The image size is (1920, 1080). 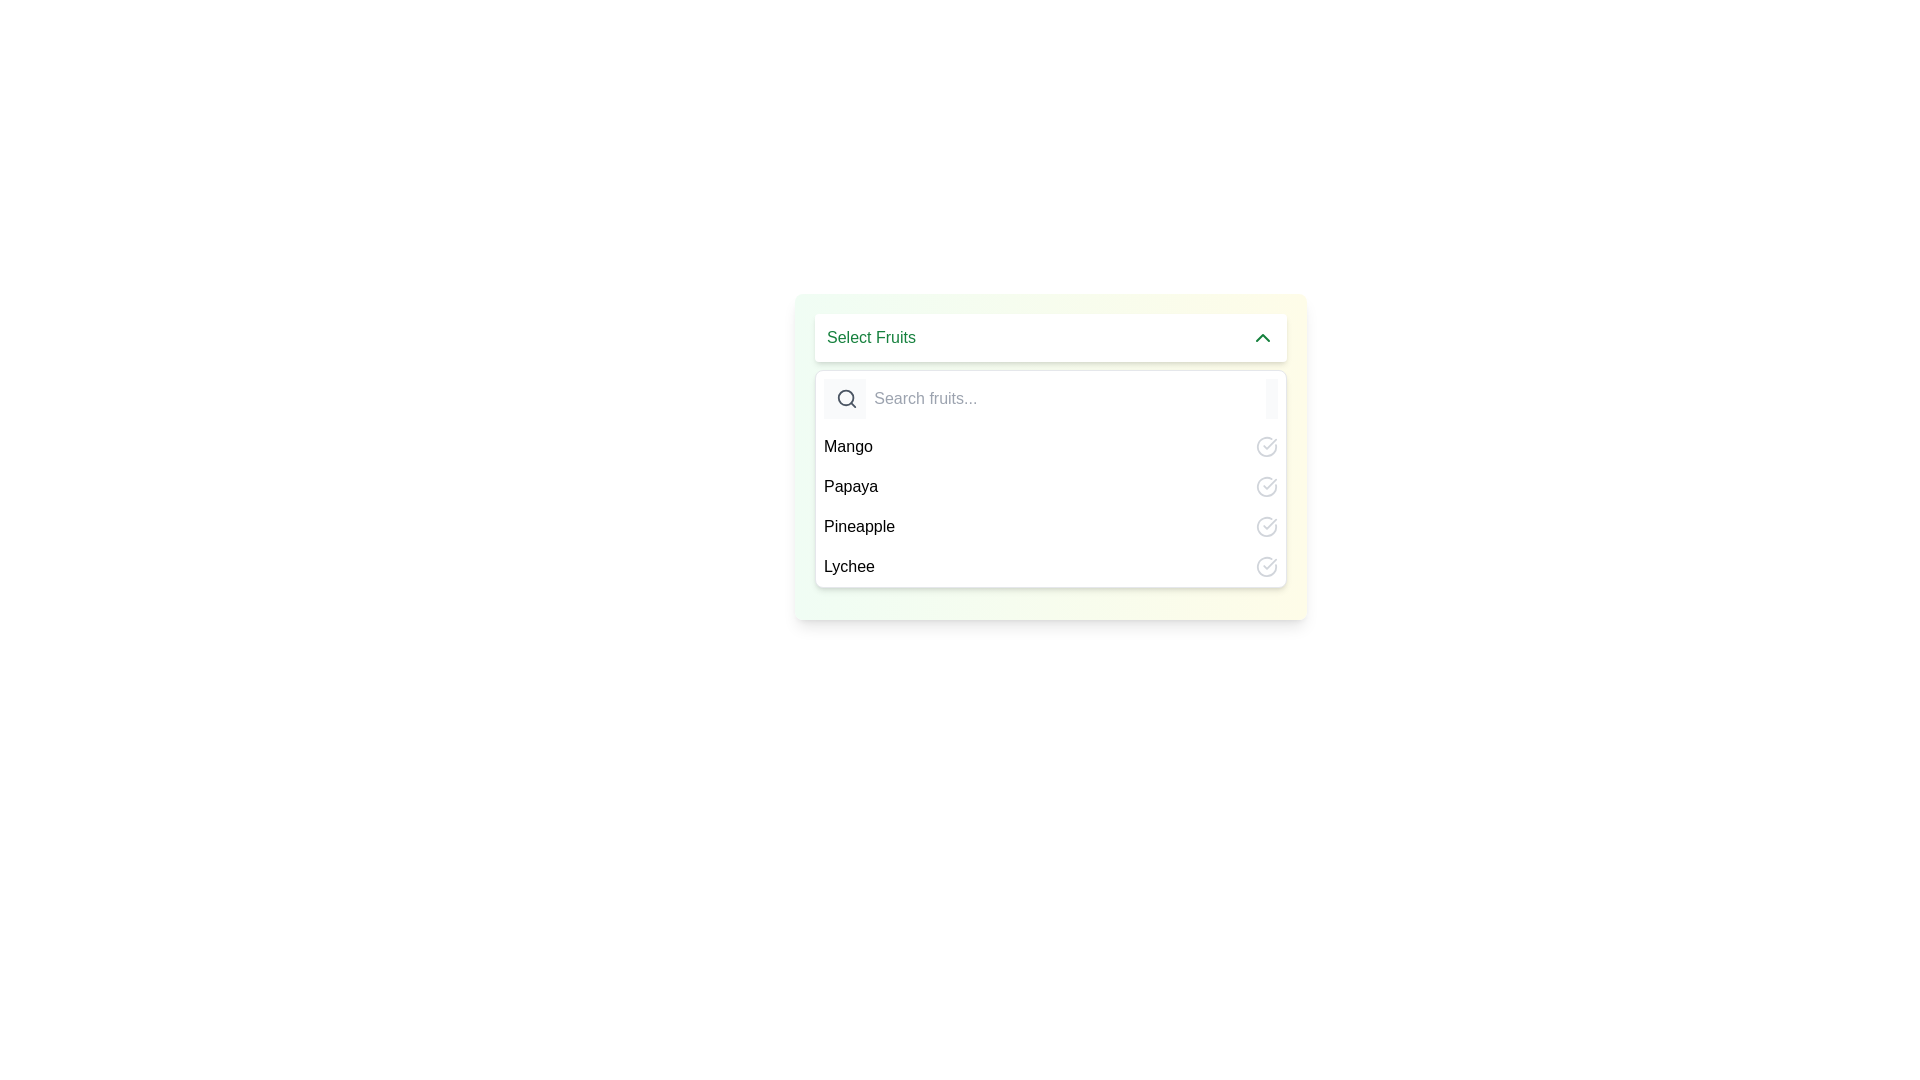 What do you see at coordinates (1261, 337) in the screenshot?
I see `the green downward-facing chevron-shaped arrow icon located on the far right side of the 'Select Fruits' control` at bounding box center [1261, 337].